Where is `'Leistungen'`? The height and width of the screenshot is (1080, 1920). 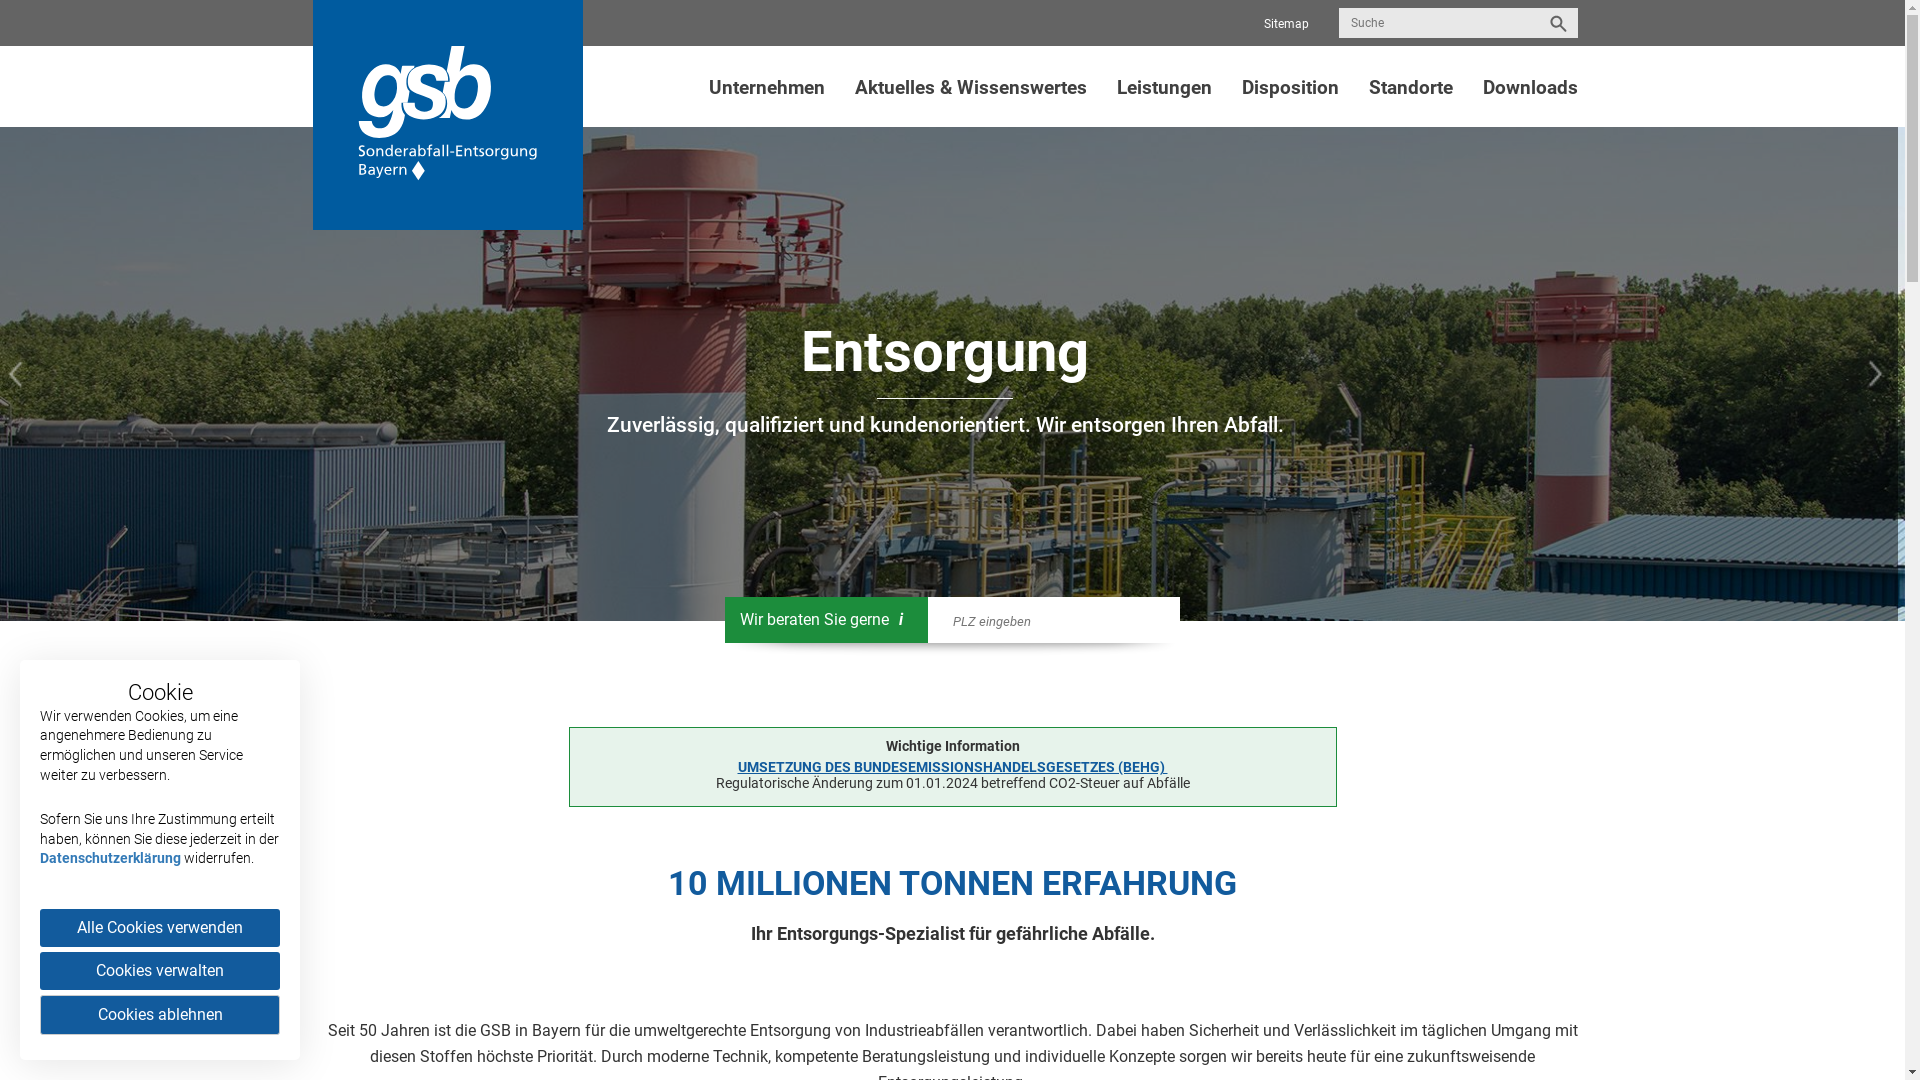
'Leistungen' is located at coordinates (1164, 86).